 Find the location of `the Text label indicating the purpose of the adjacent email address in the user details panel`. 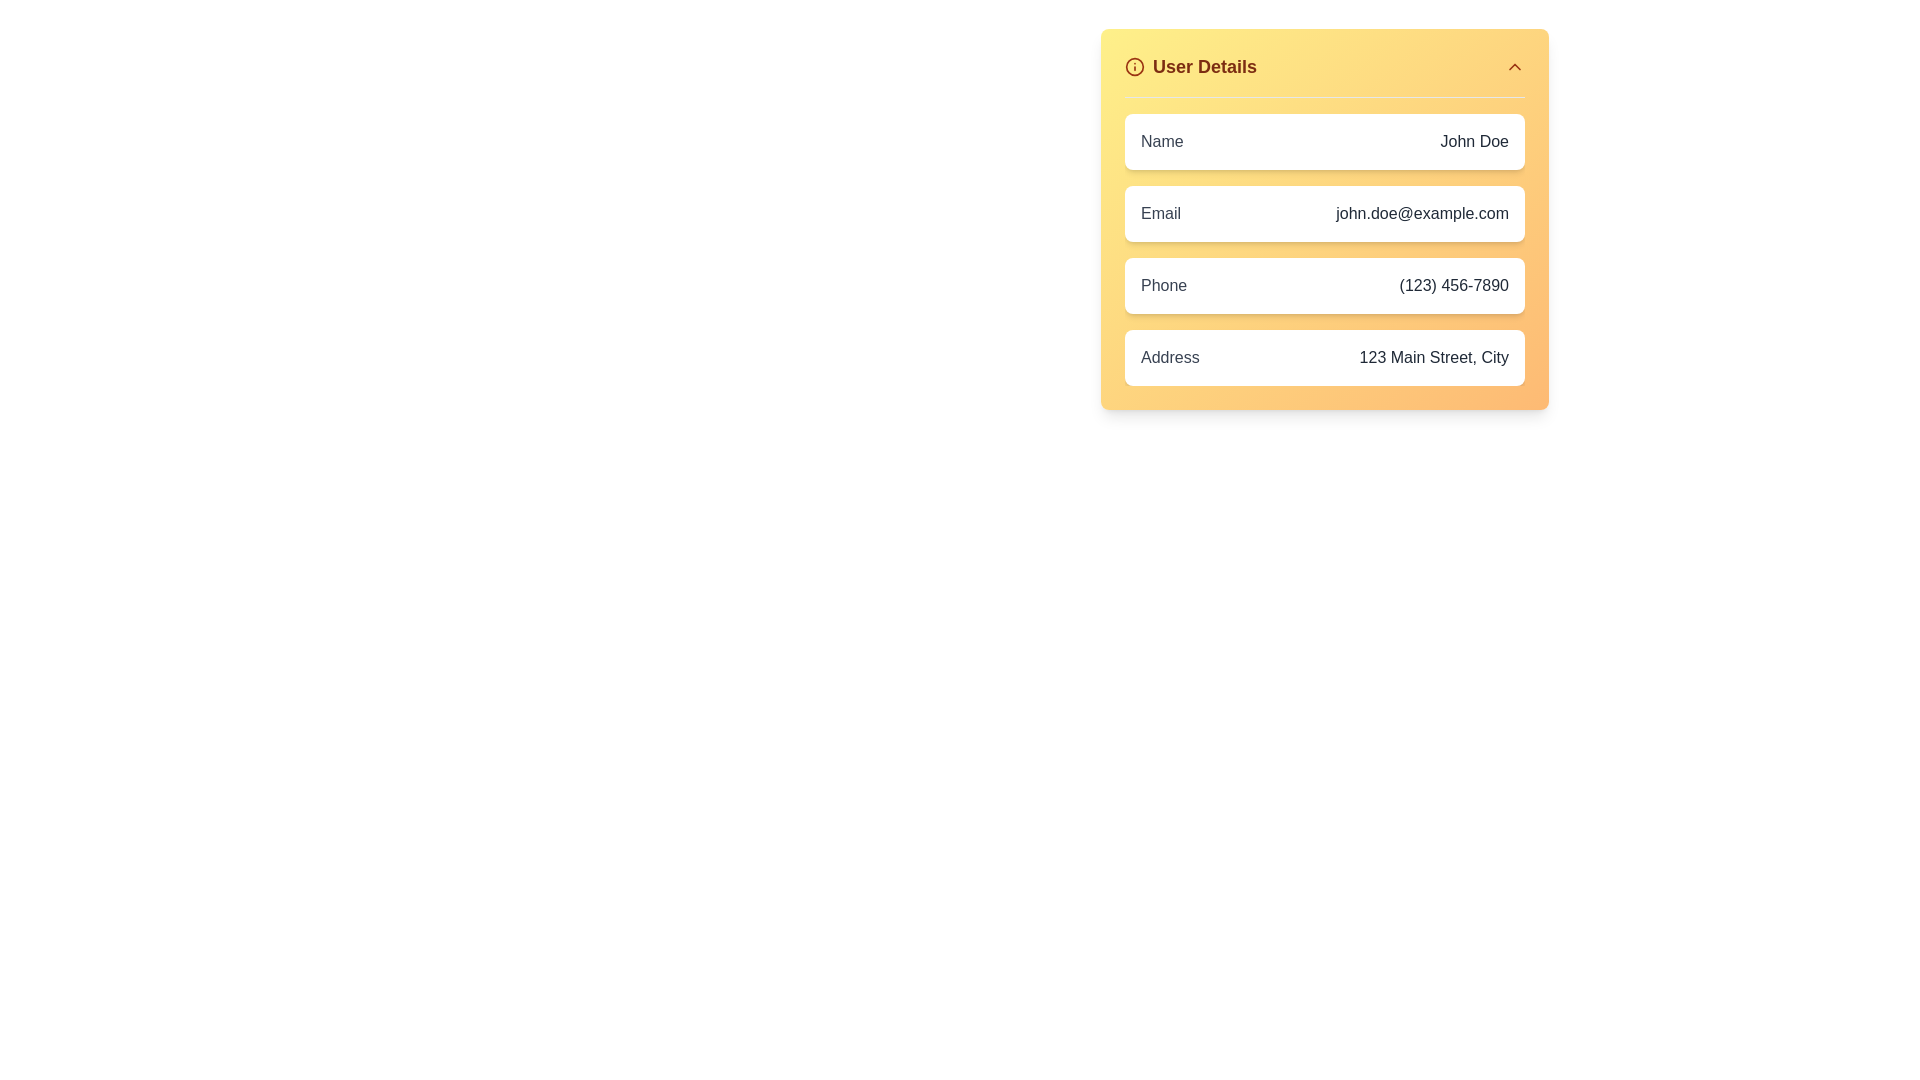

the Text label indicating the purpose of the adjacent email address in the user details panel is located at coordinates (1161, 213).